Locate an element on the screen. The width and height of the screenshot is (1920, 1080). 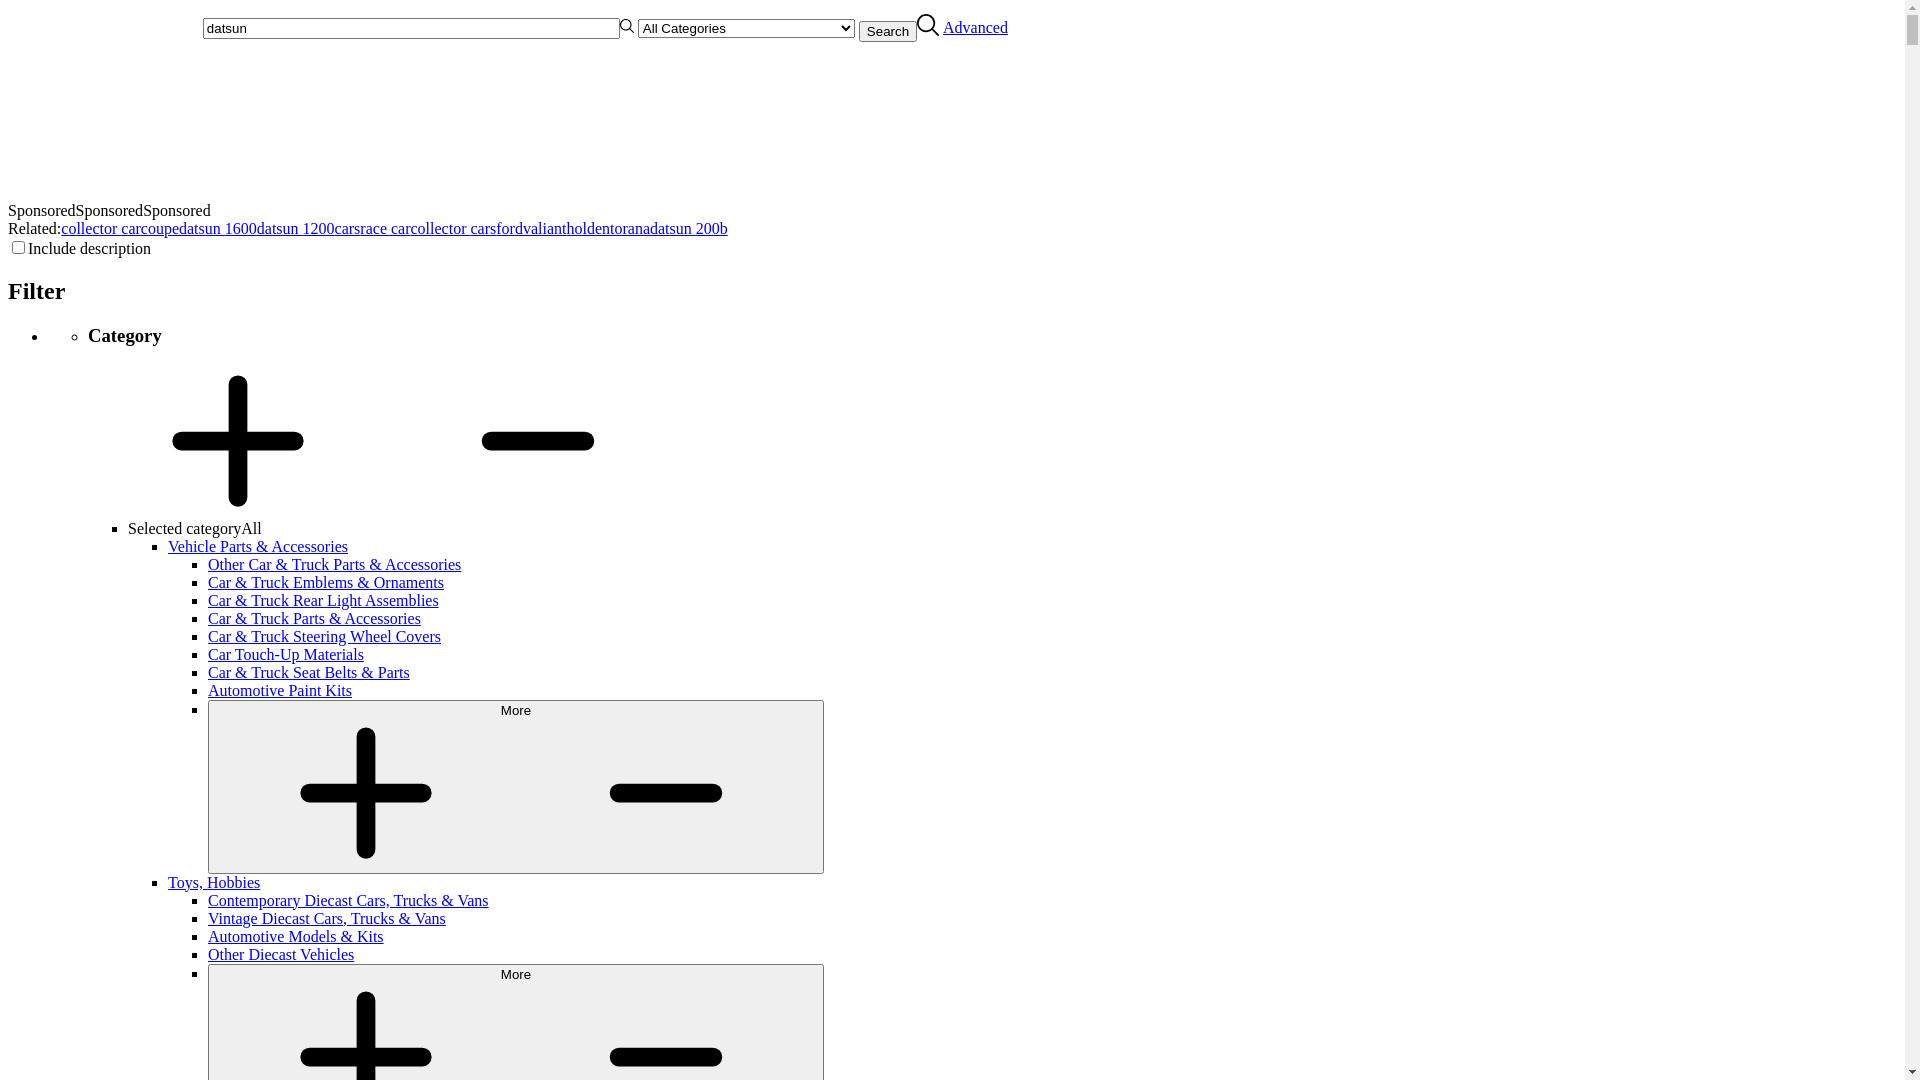
'Car & Truck Seat Belts & Parts' is located at coordinates (307, 672).